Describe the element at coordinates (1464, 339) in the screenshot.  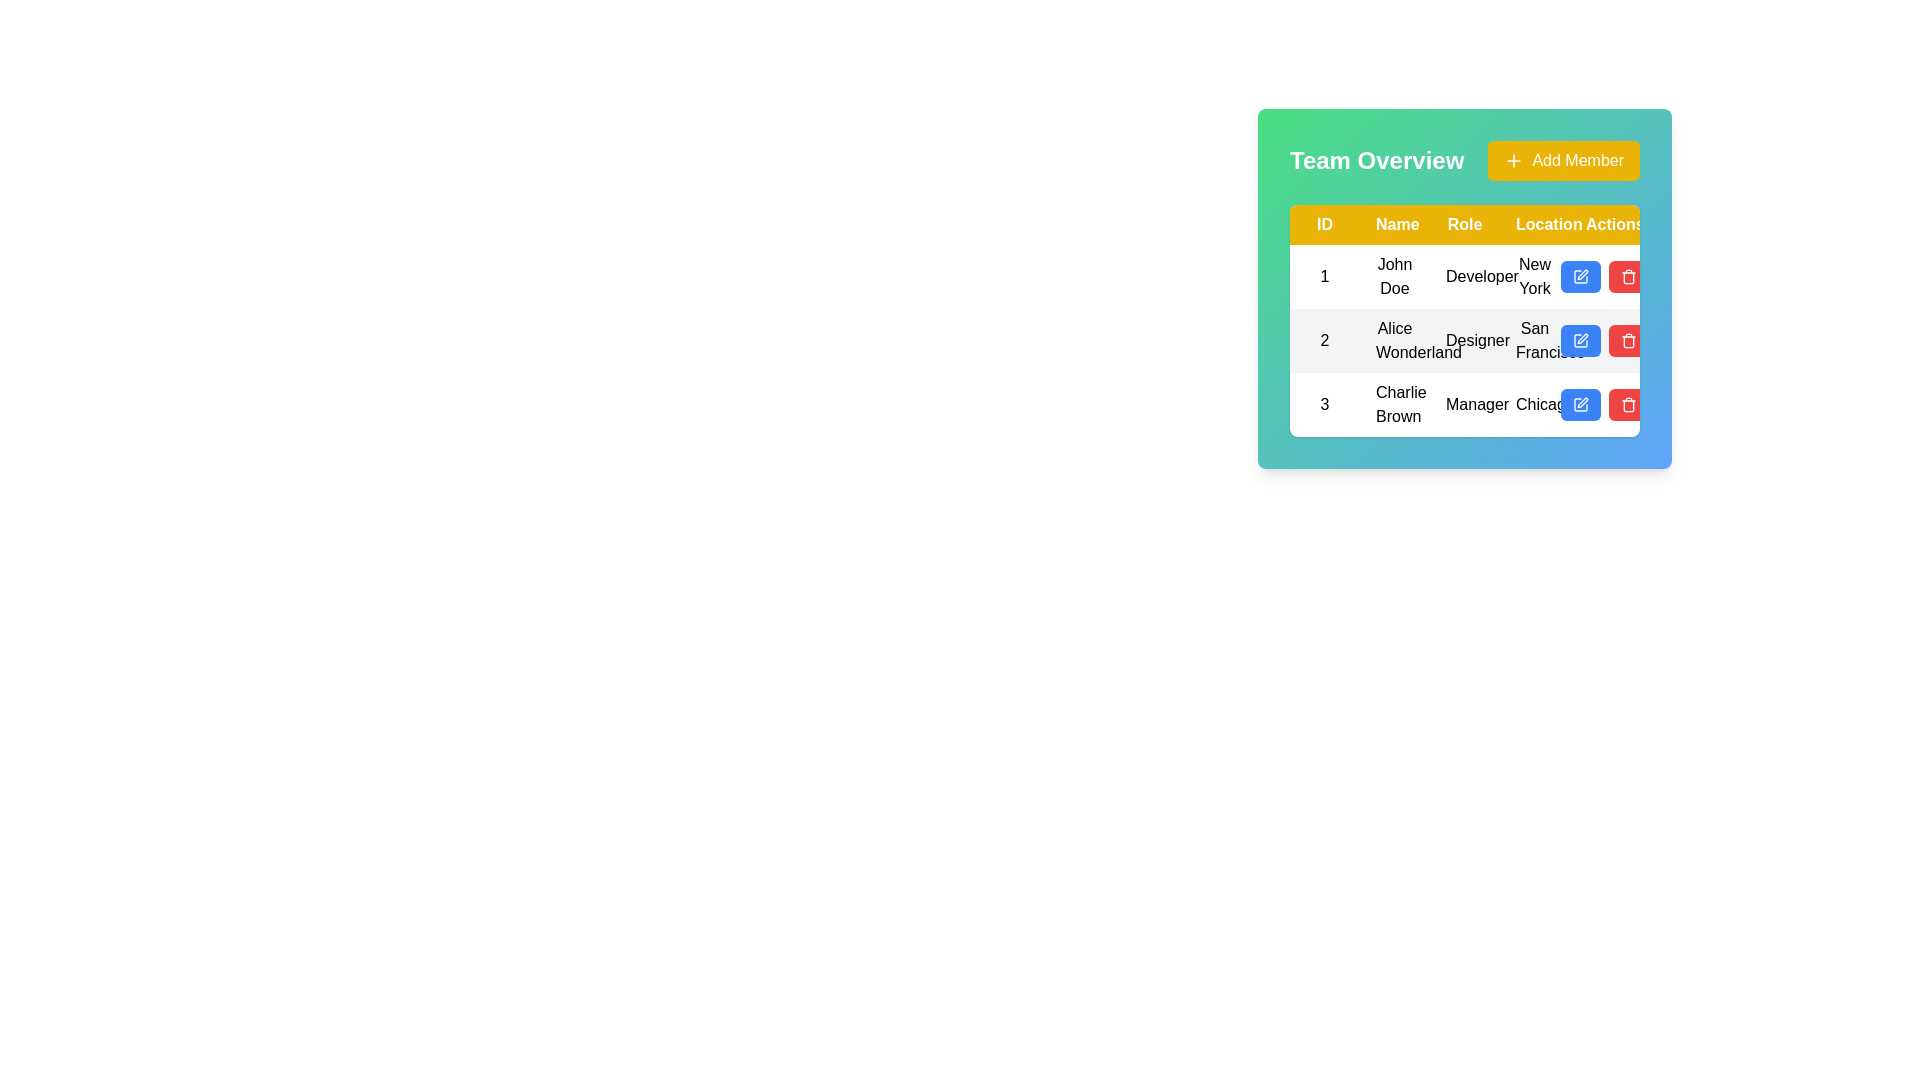
I see `the 'Designer' role in the second row of the table displaying 'Alice Wonderland'` at that location.